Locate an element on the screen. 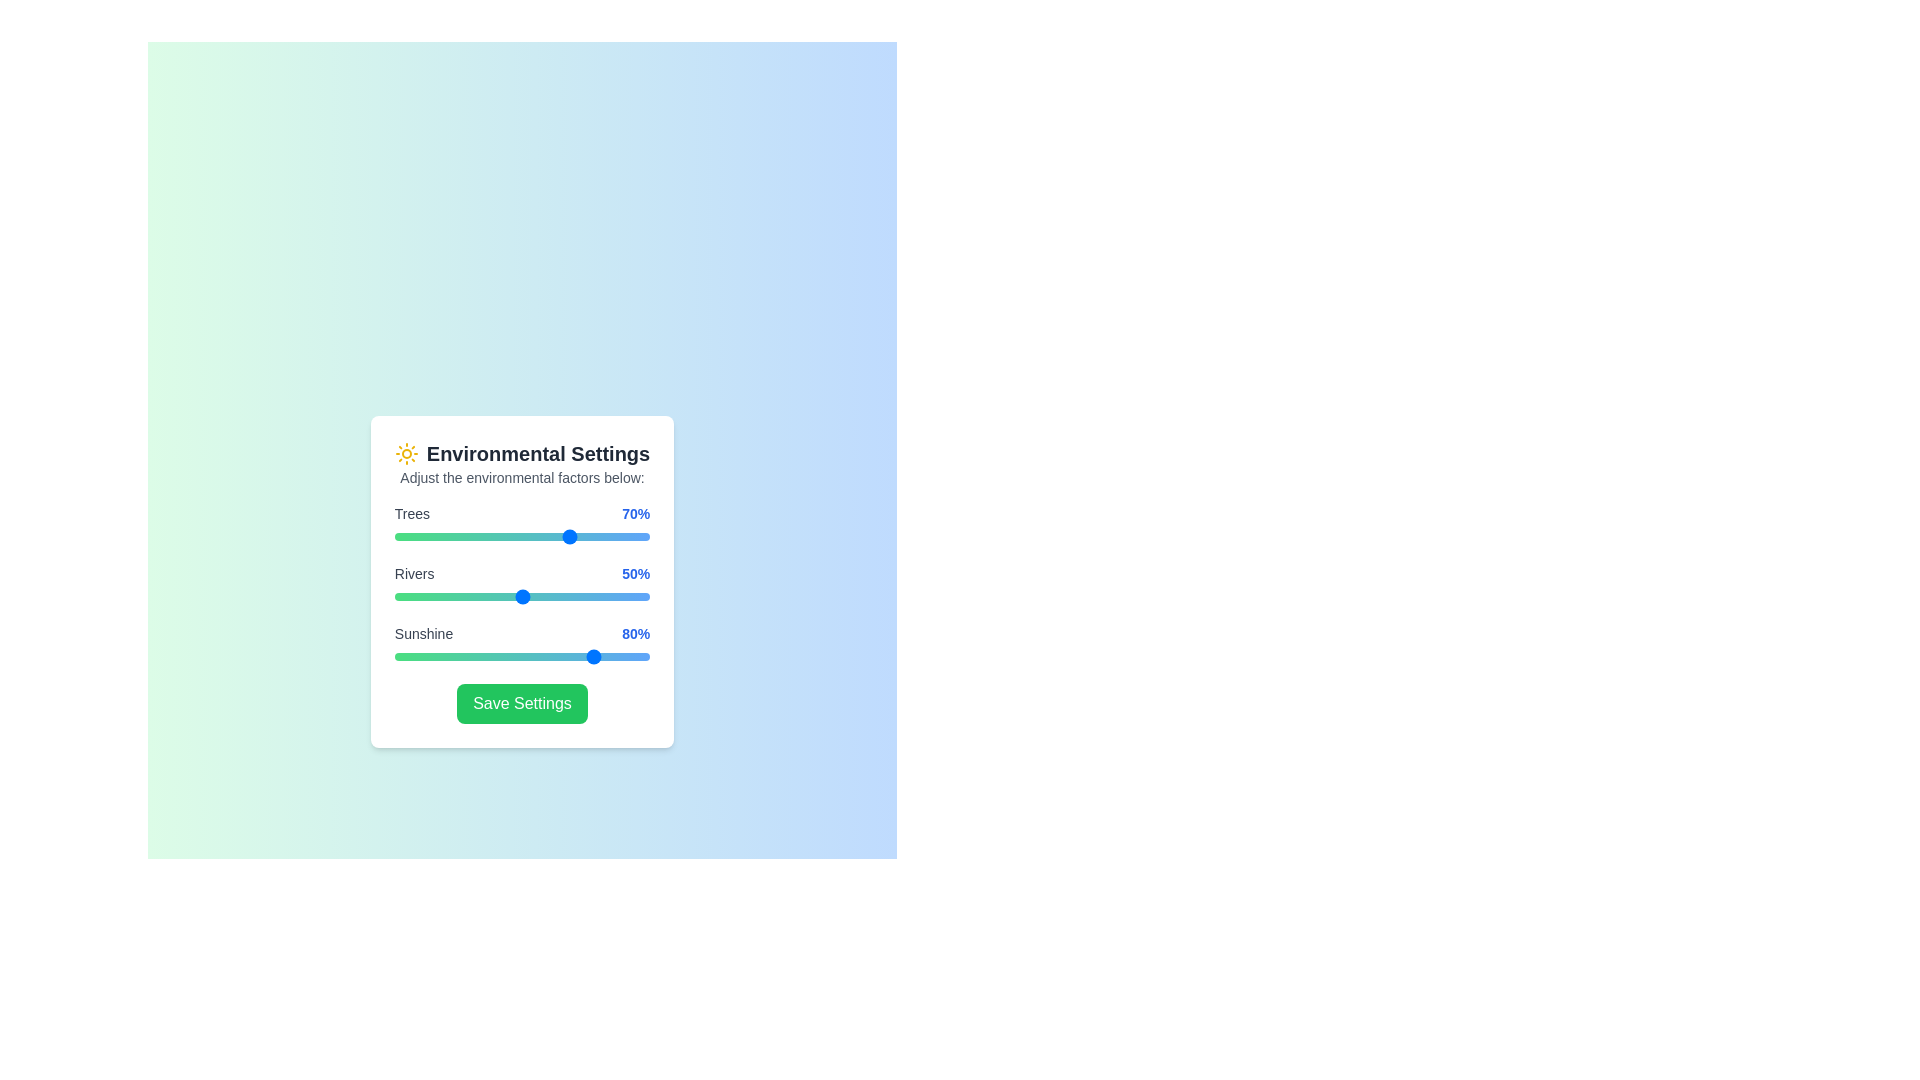 This screenshot has width=1920, height=1080. the 0 slider to 62% is located at coordinates (553, 535).